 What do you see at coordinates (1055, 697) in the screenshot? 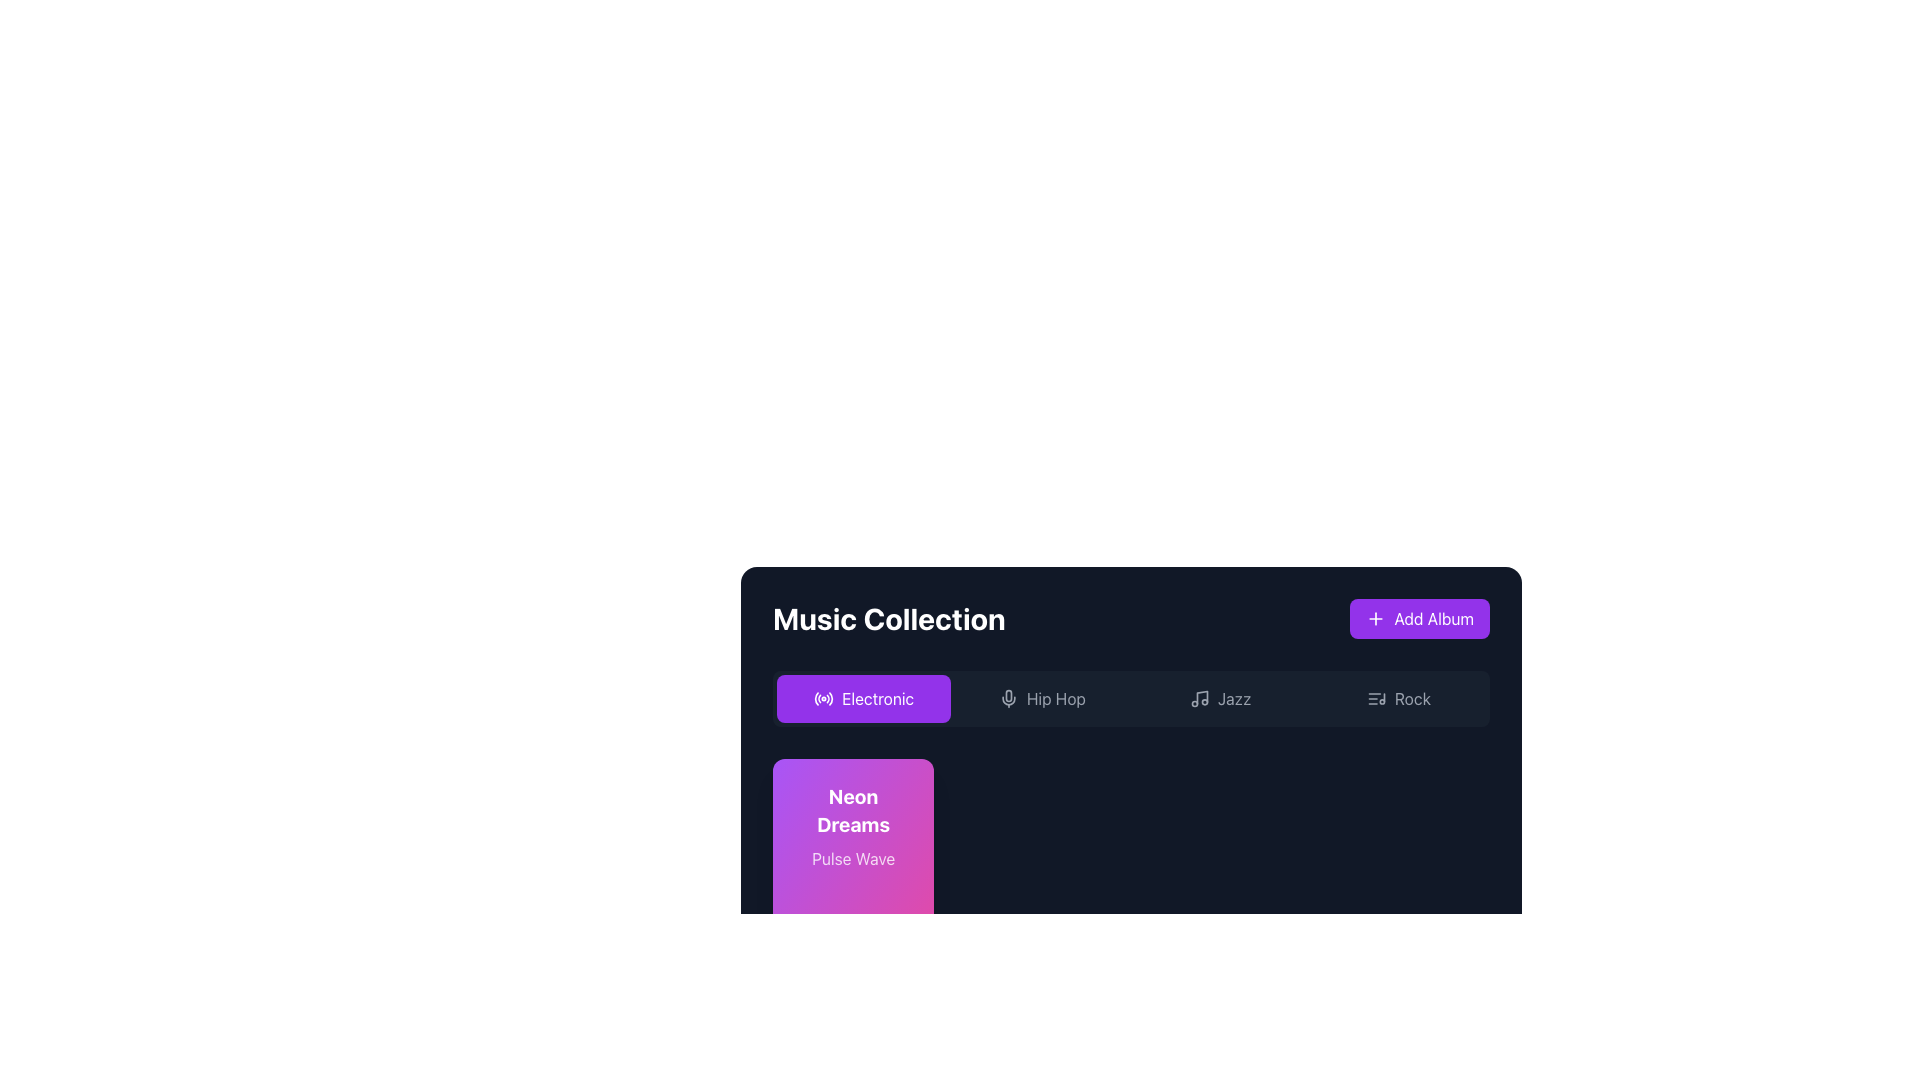
I see `the text label reading 'Hip Hop' in the music genre navigation bar` at bounding box center [1055, 697].